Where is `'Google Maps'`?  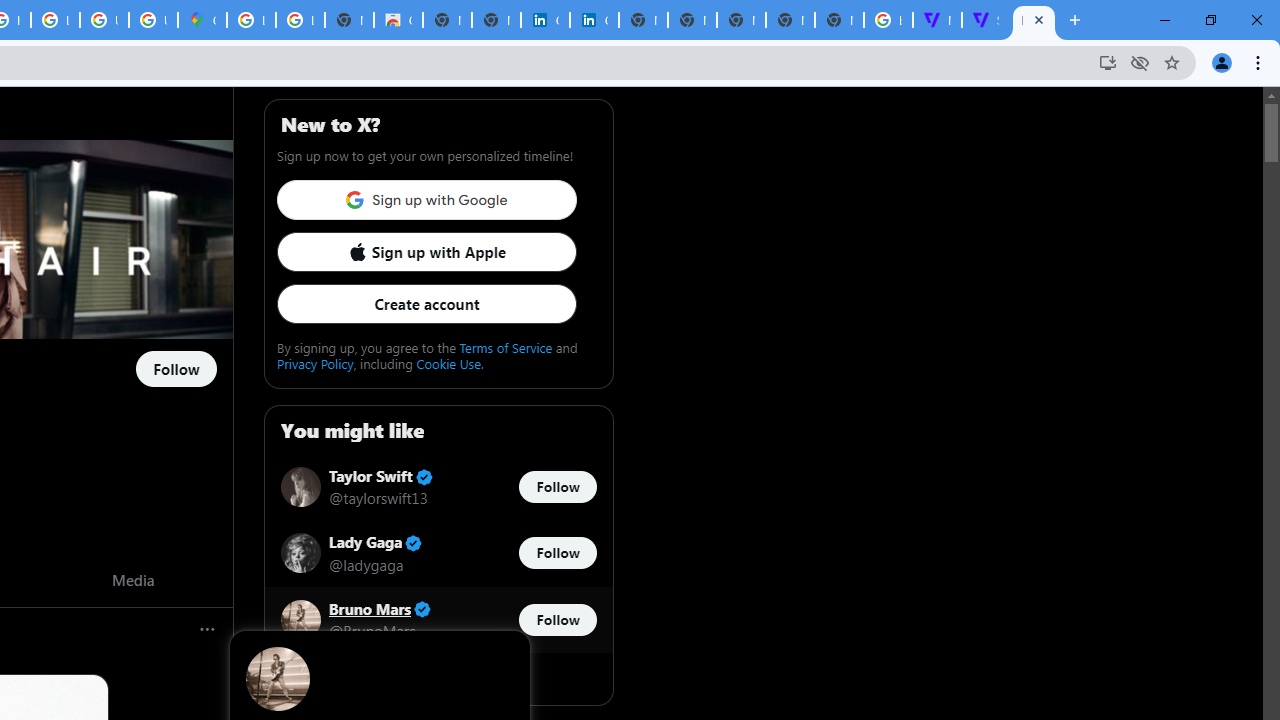
'Google Maps' is located at coordinates (202, 20).